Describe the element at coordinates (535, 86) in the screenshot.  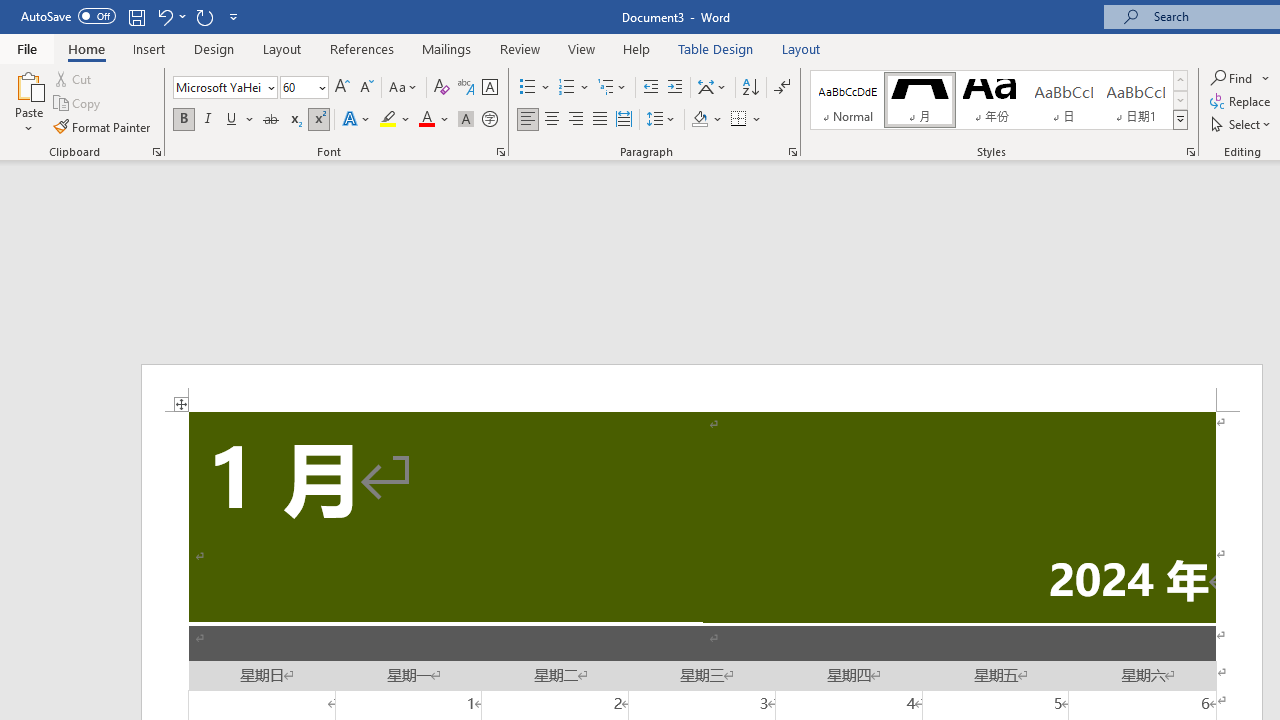
I see `'Bullets'` at that location.